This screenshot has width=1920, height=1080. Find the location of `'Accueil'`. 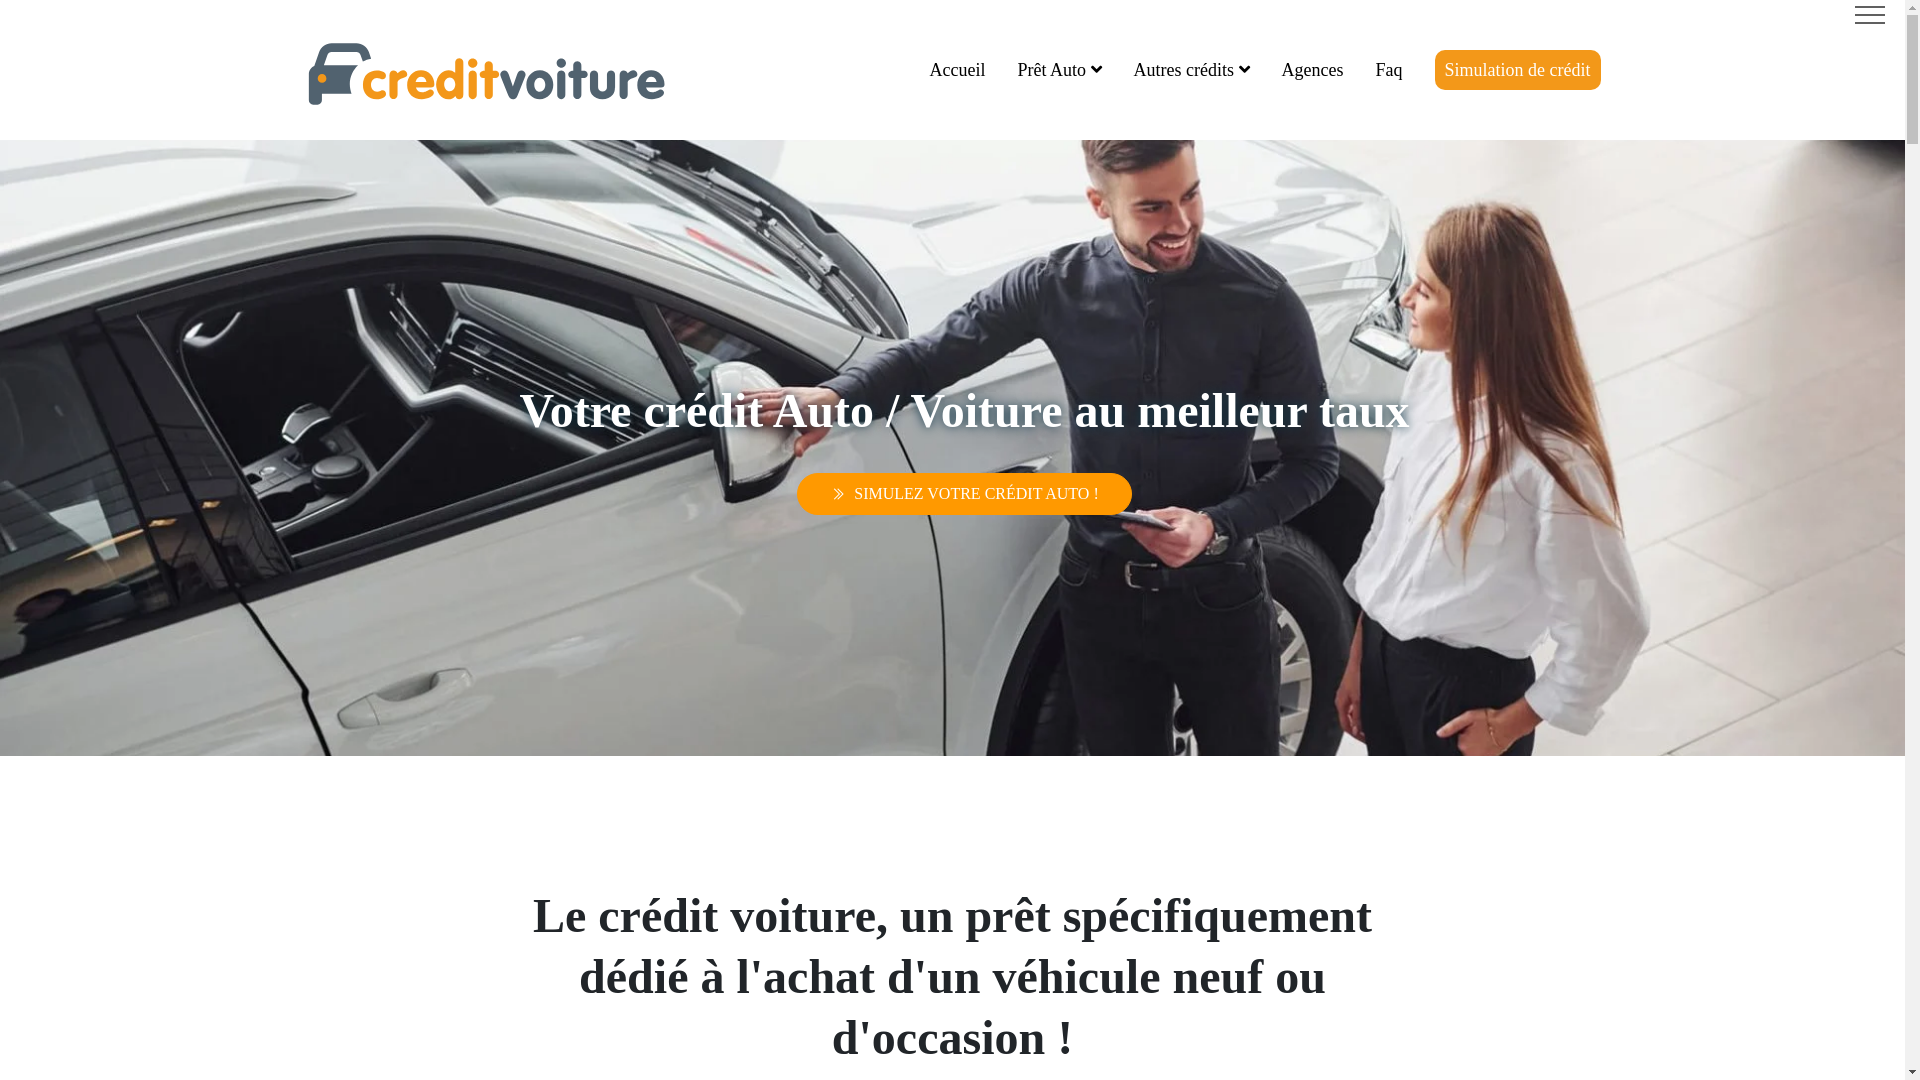

'Accueil' is located at coordinates (957, 68).